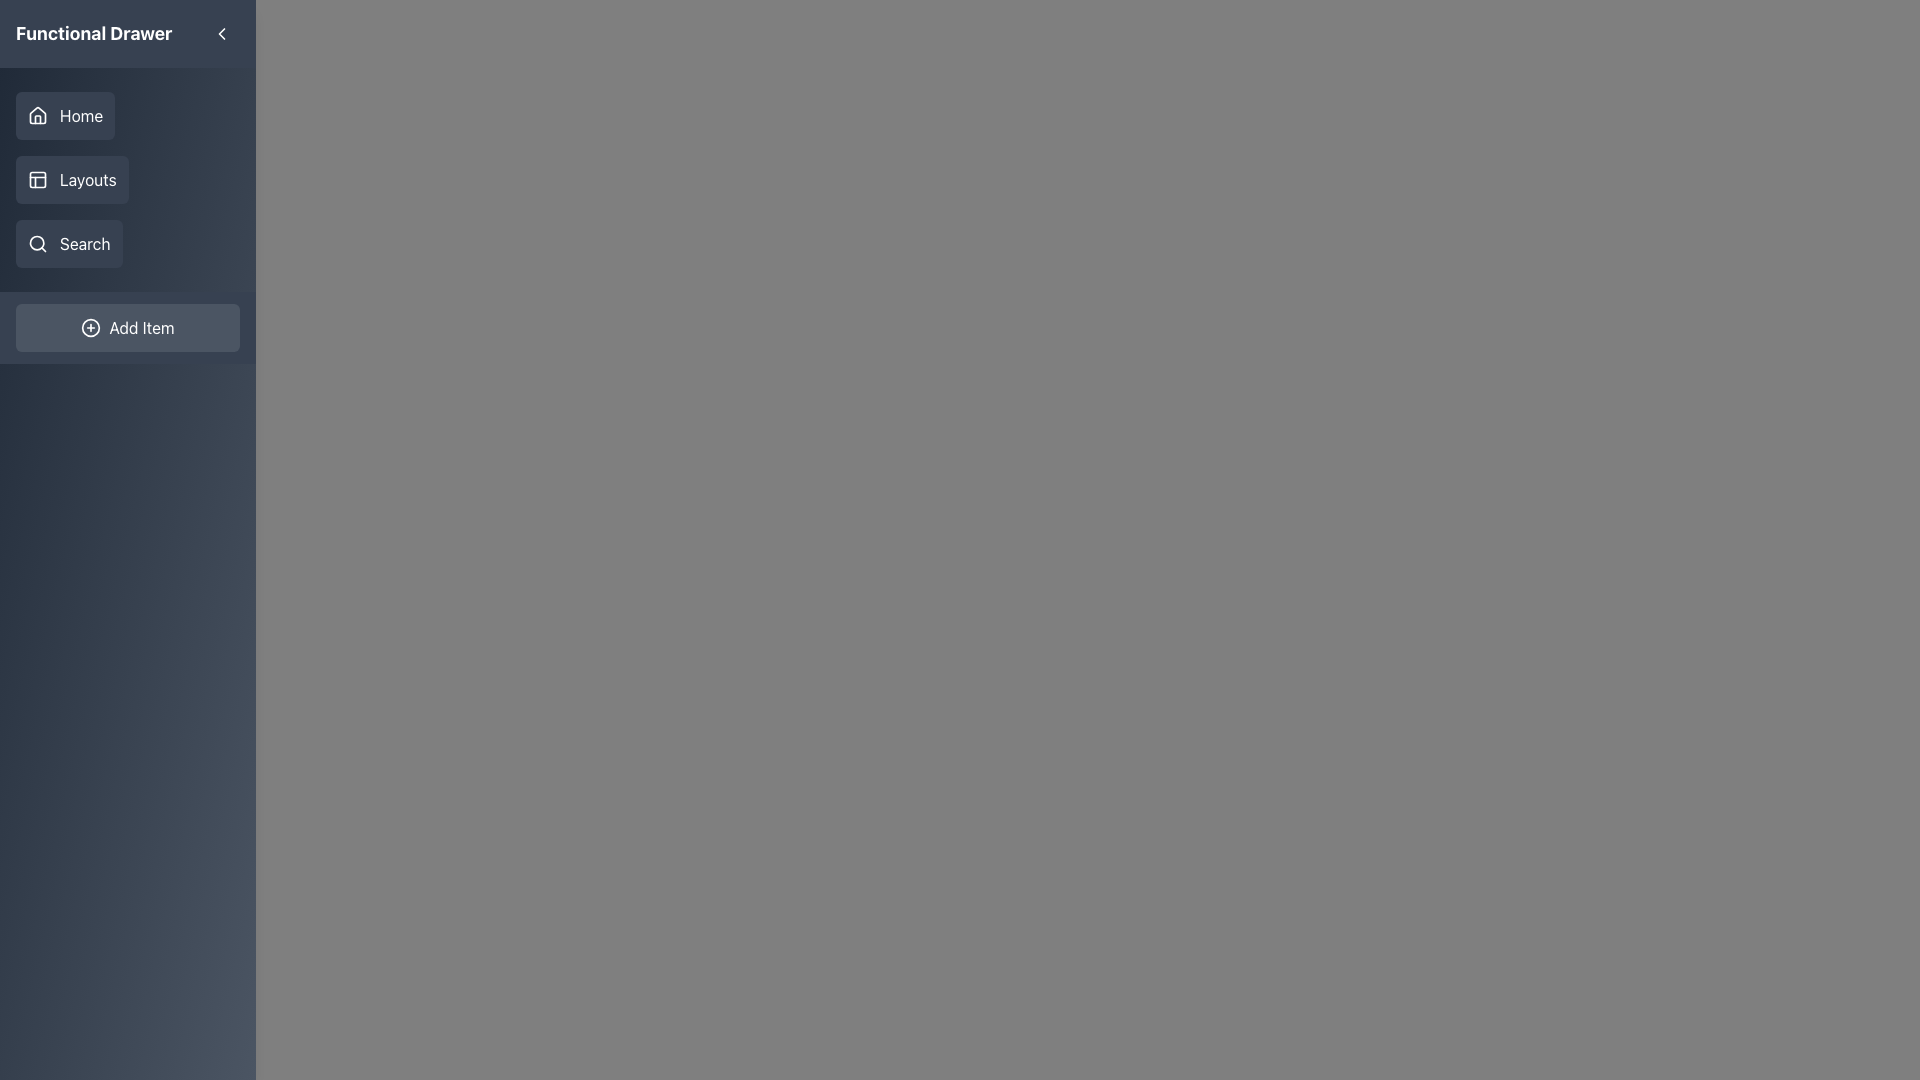 This screenshot has width=1920, height=1080. What do you see at coordinates (80, 115) in the screenshot?
I see `'Home' text label displayed in white color within the 'Functional Drawer' navigation menu` at bounding box center [80, 115].